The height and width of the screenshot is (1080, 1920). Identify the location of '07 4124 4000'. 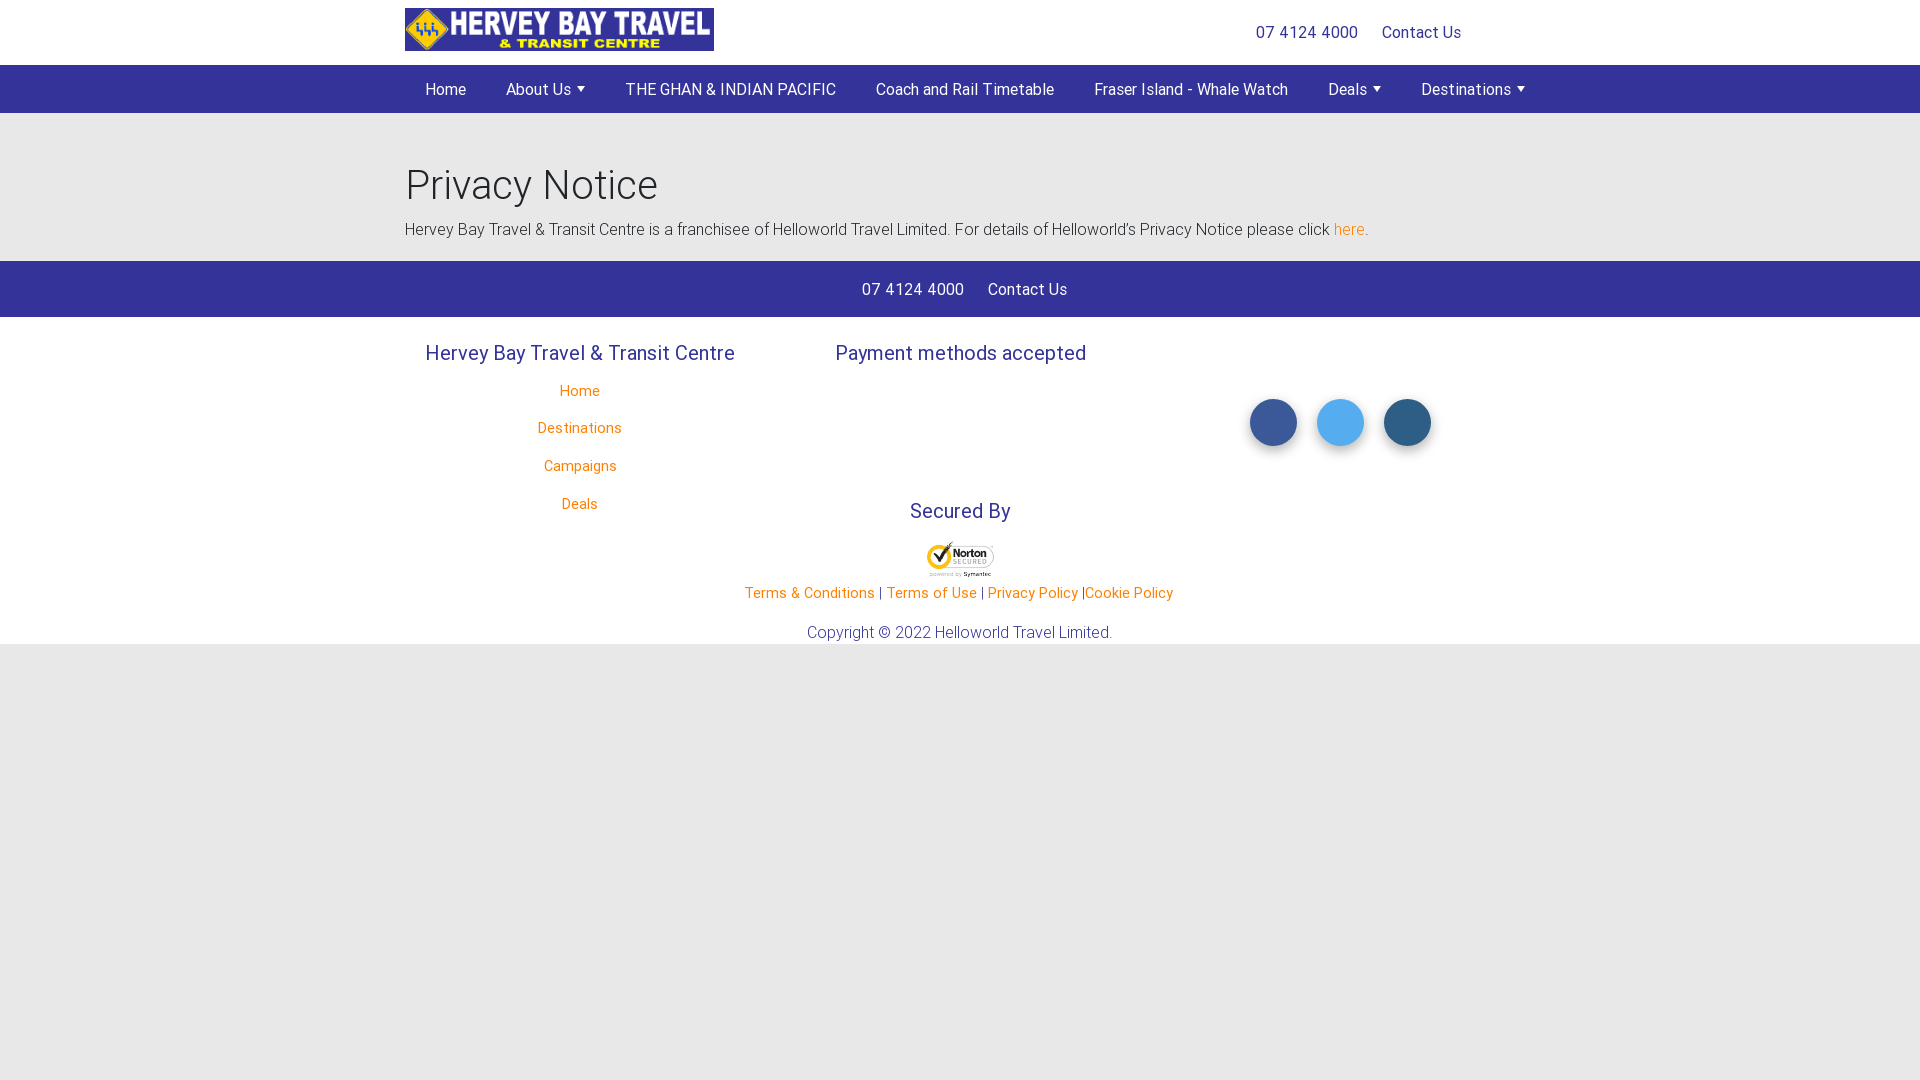
(907, 289).